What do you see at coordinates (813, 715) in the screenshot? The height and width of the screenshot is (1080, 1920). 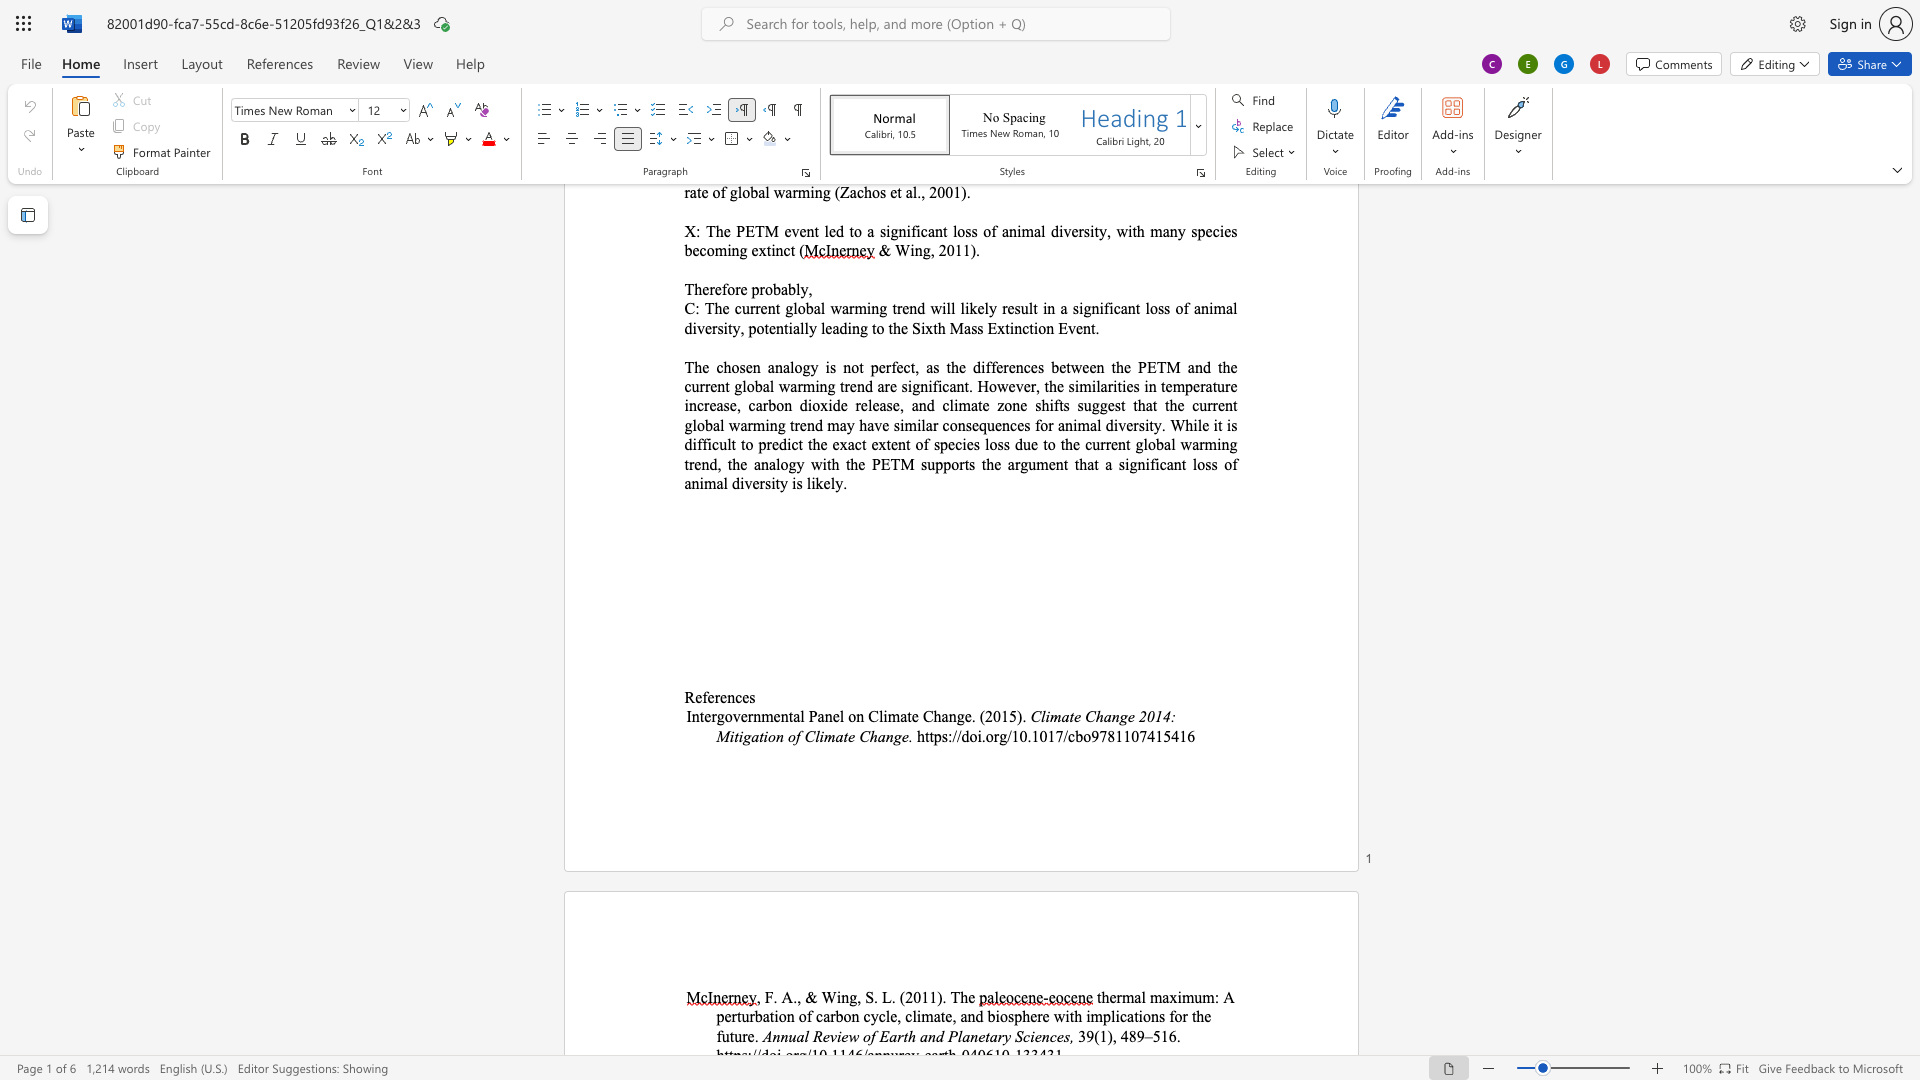 I see `the 1th character "P" in the text` at bounding box center [813, 715].